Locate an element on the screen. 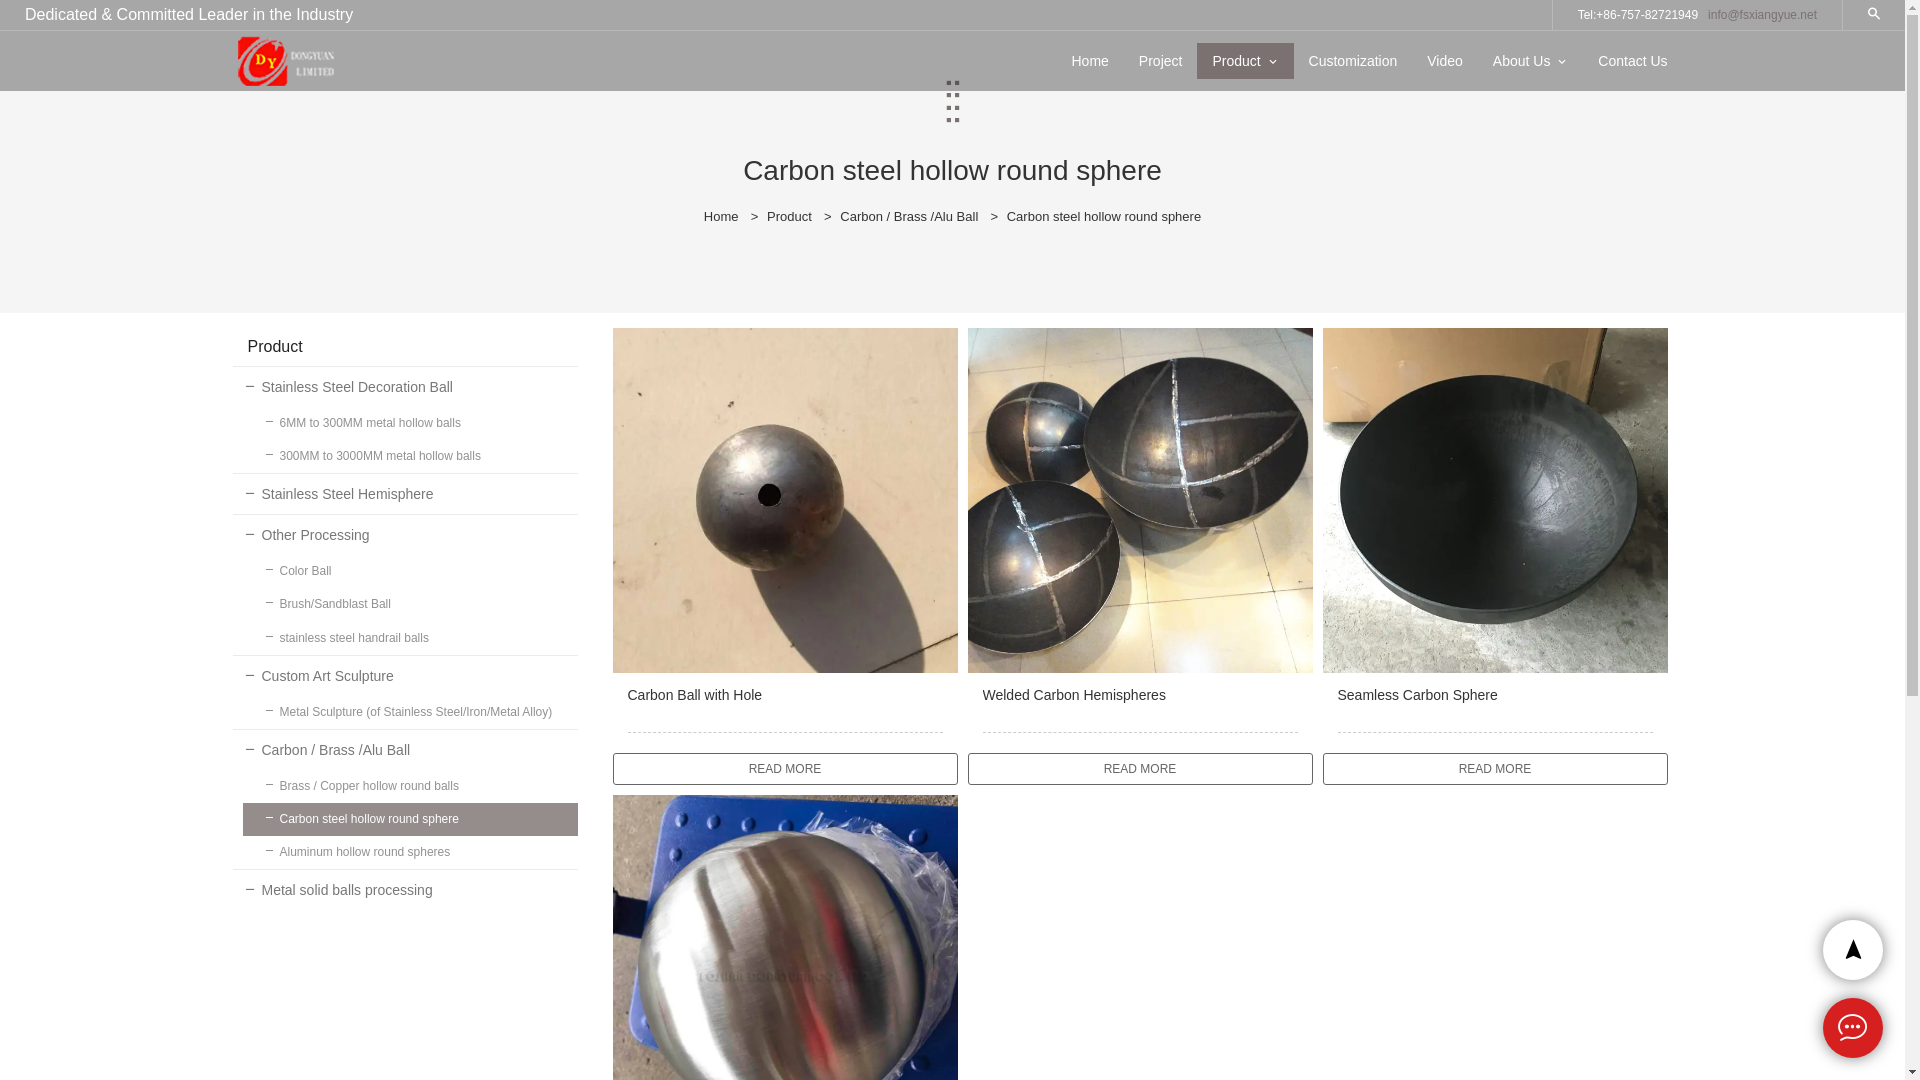  'Project' is located at coordinates (1123, 60).